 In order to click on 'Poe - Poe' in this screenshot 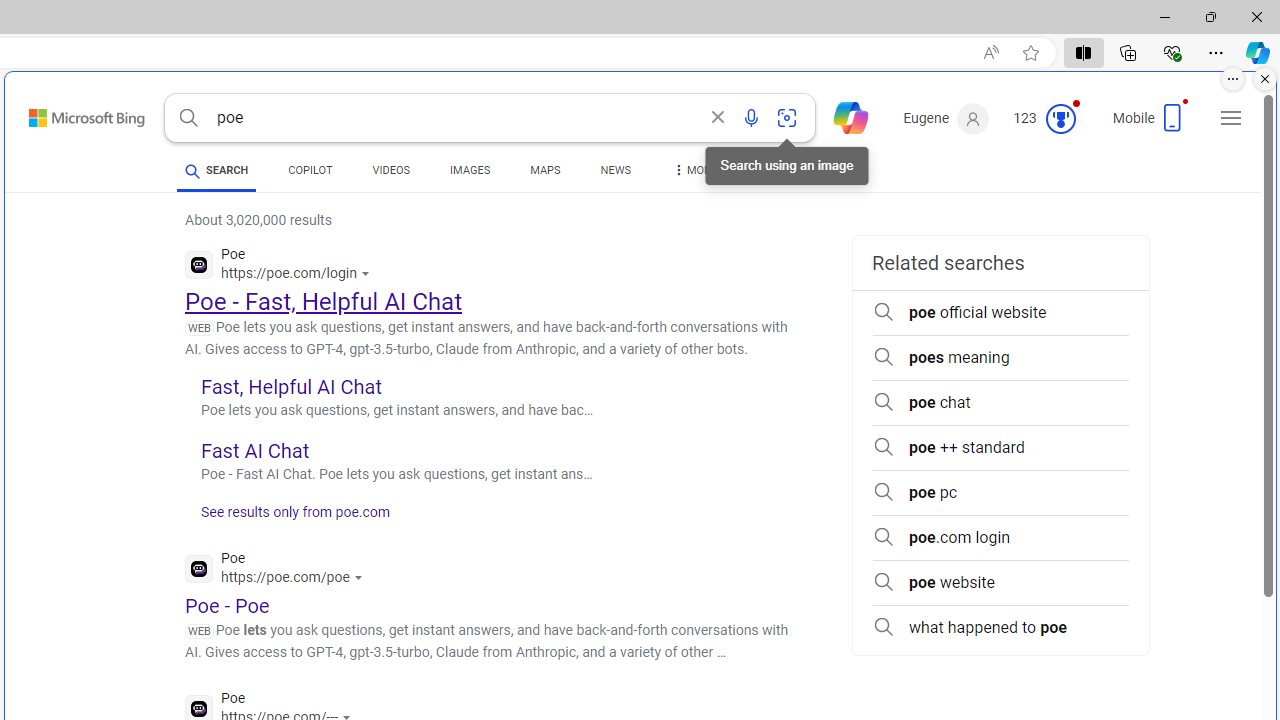, I will do `click(227, 604)`.